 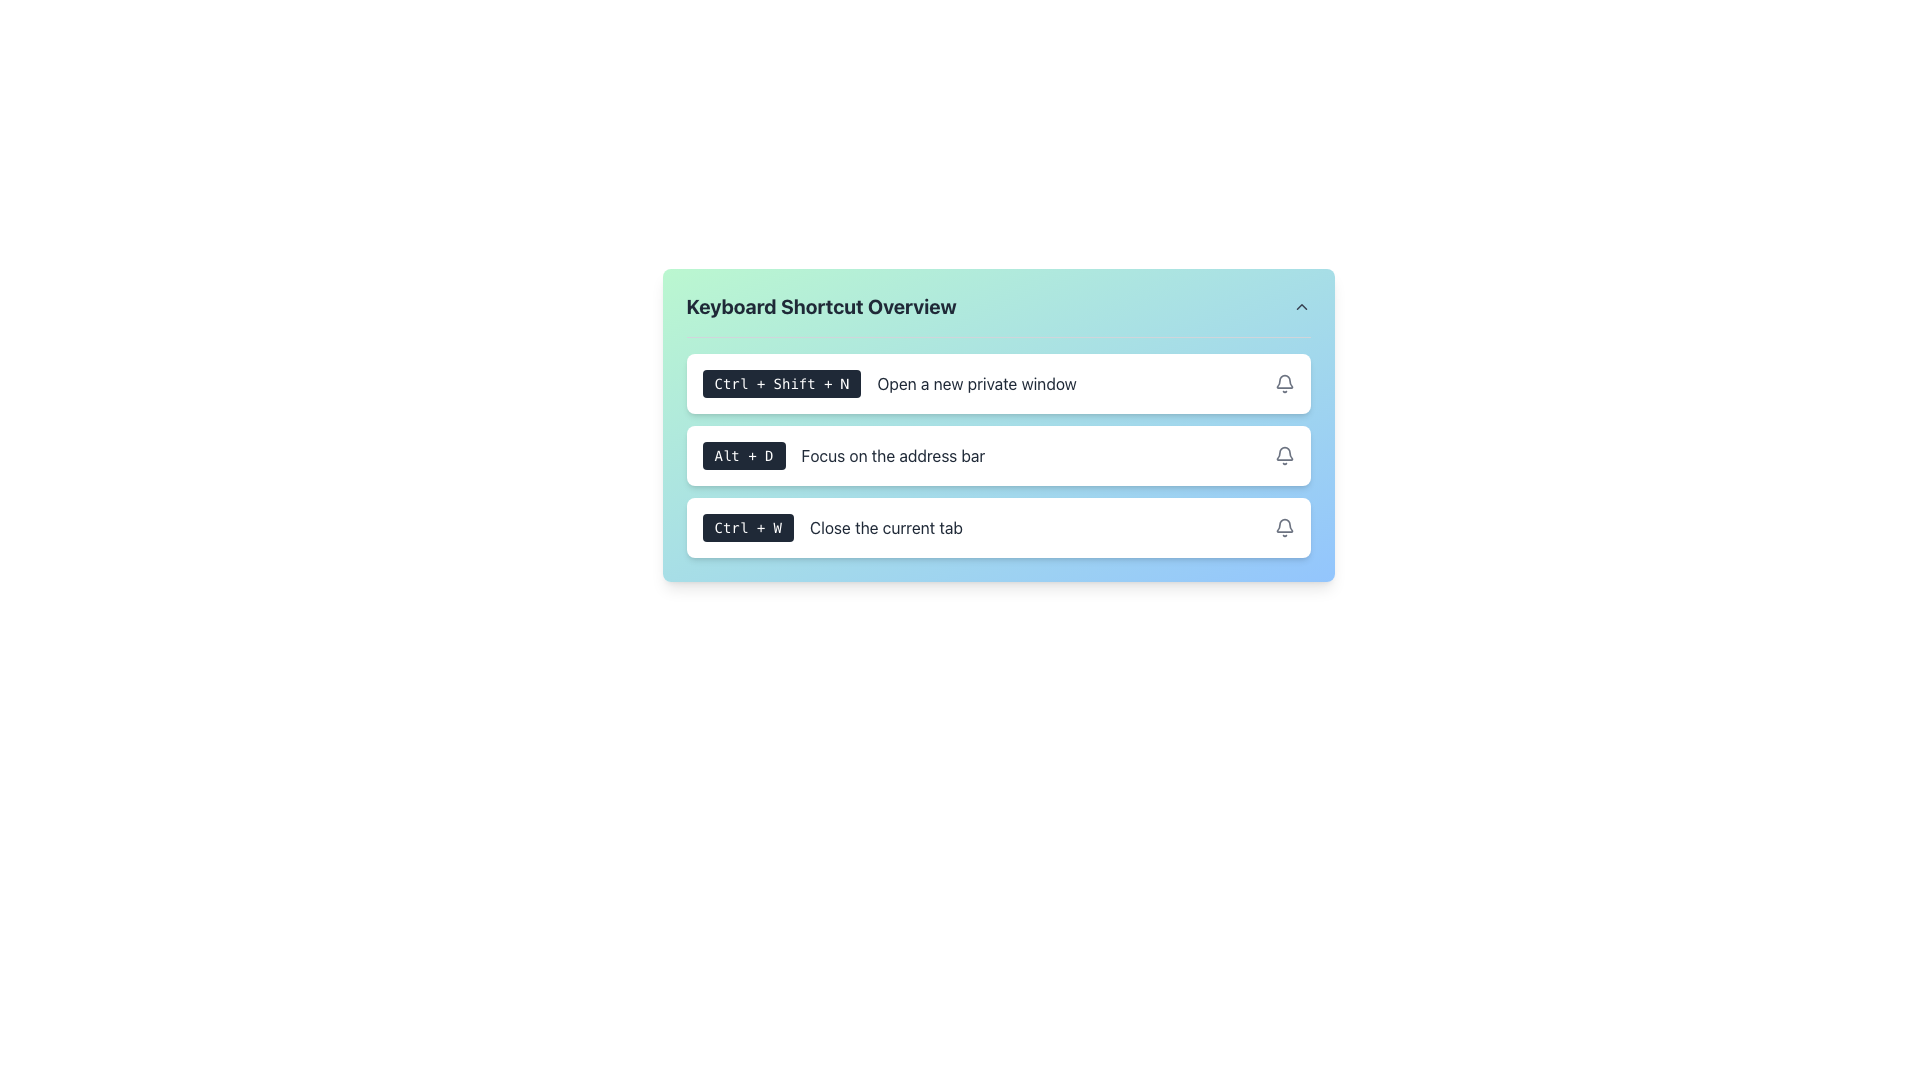 I want to click on the text label displaying the keyboard shortcut 'Ctrl + Shift + N' located in the first row under 'Keyboard Shortcut Overview', preceding the description 'Open a new private window', so click(x=781, y=384).